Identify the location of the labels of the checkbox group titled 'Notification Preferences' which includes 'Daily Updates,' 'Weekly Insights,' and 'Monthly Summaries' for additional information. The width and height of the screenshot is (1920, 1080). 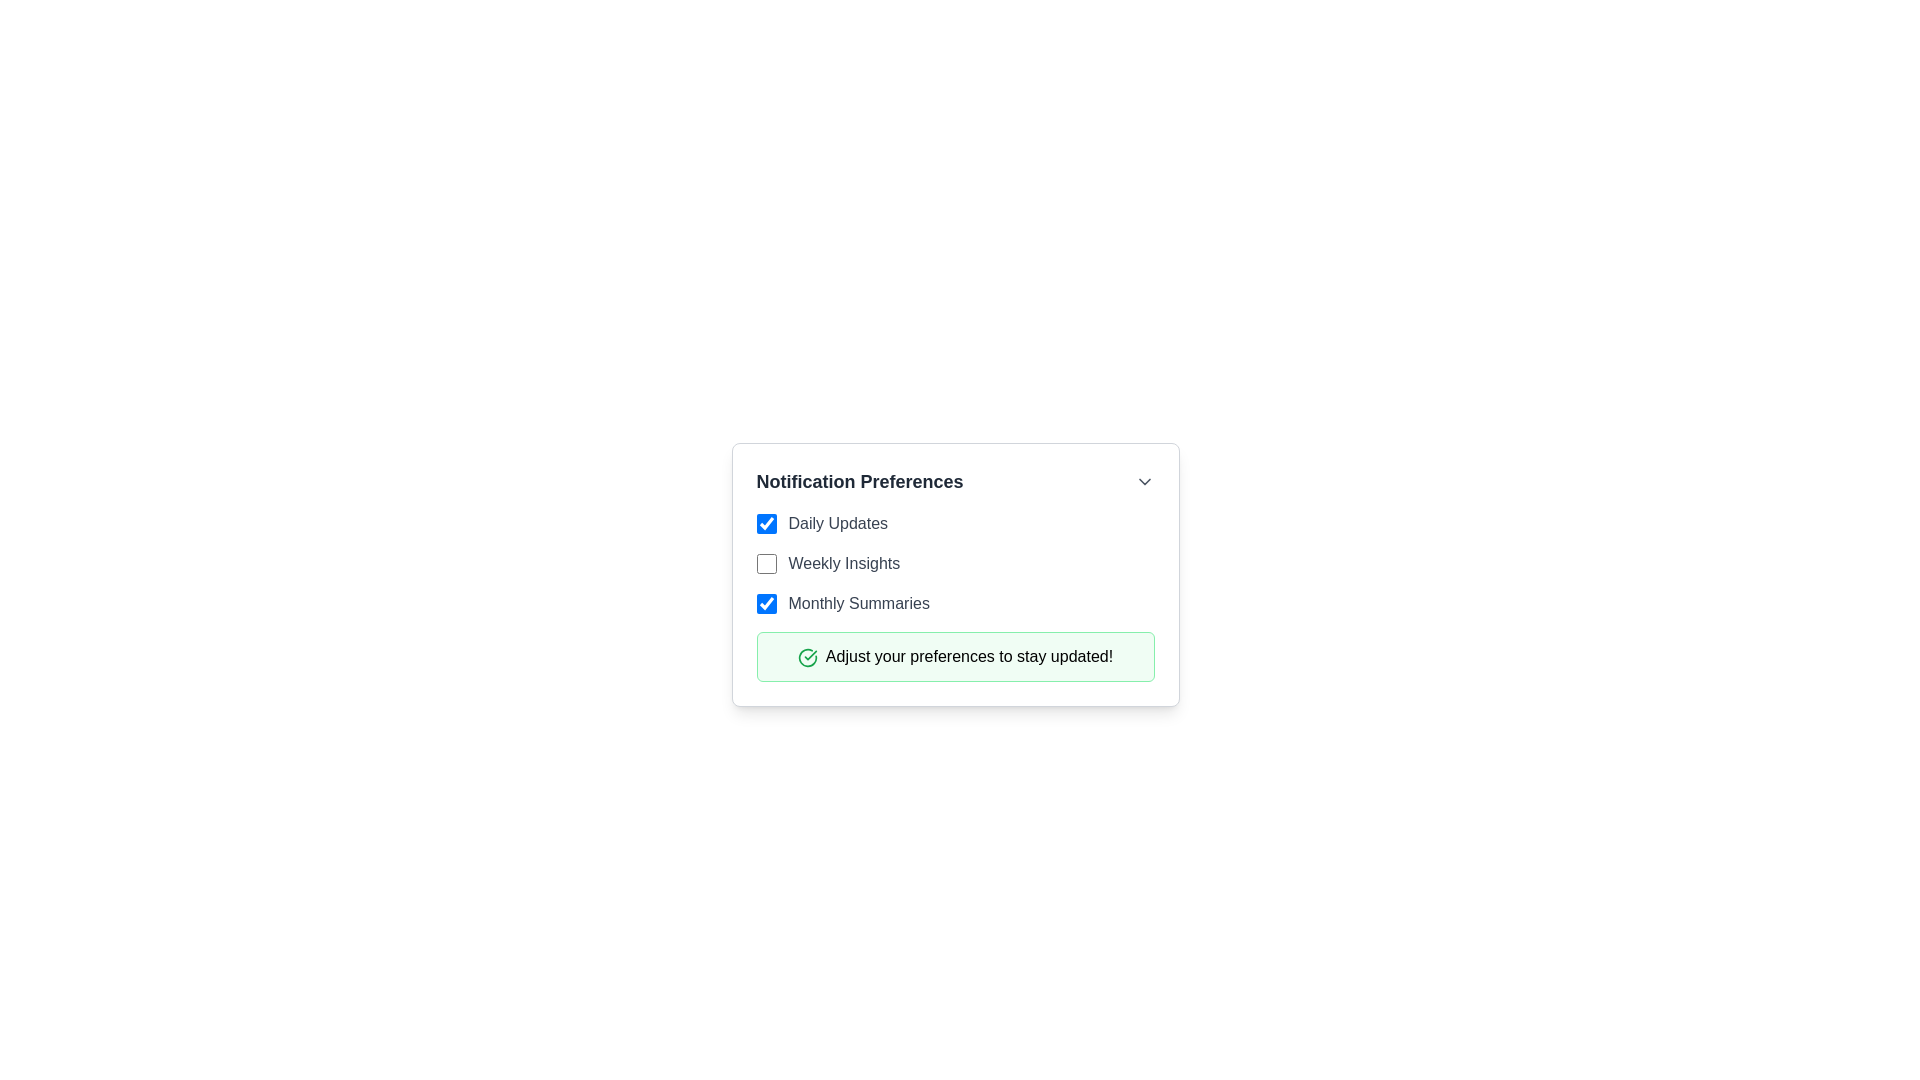
(954, 563).